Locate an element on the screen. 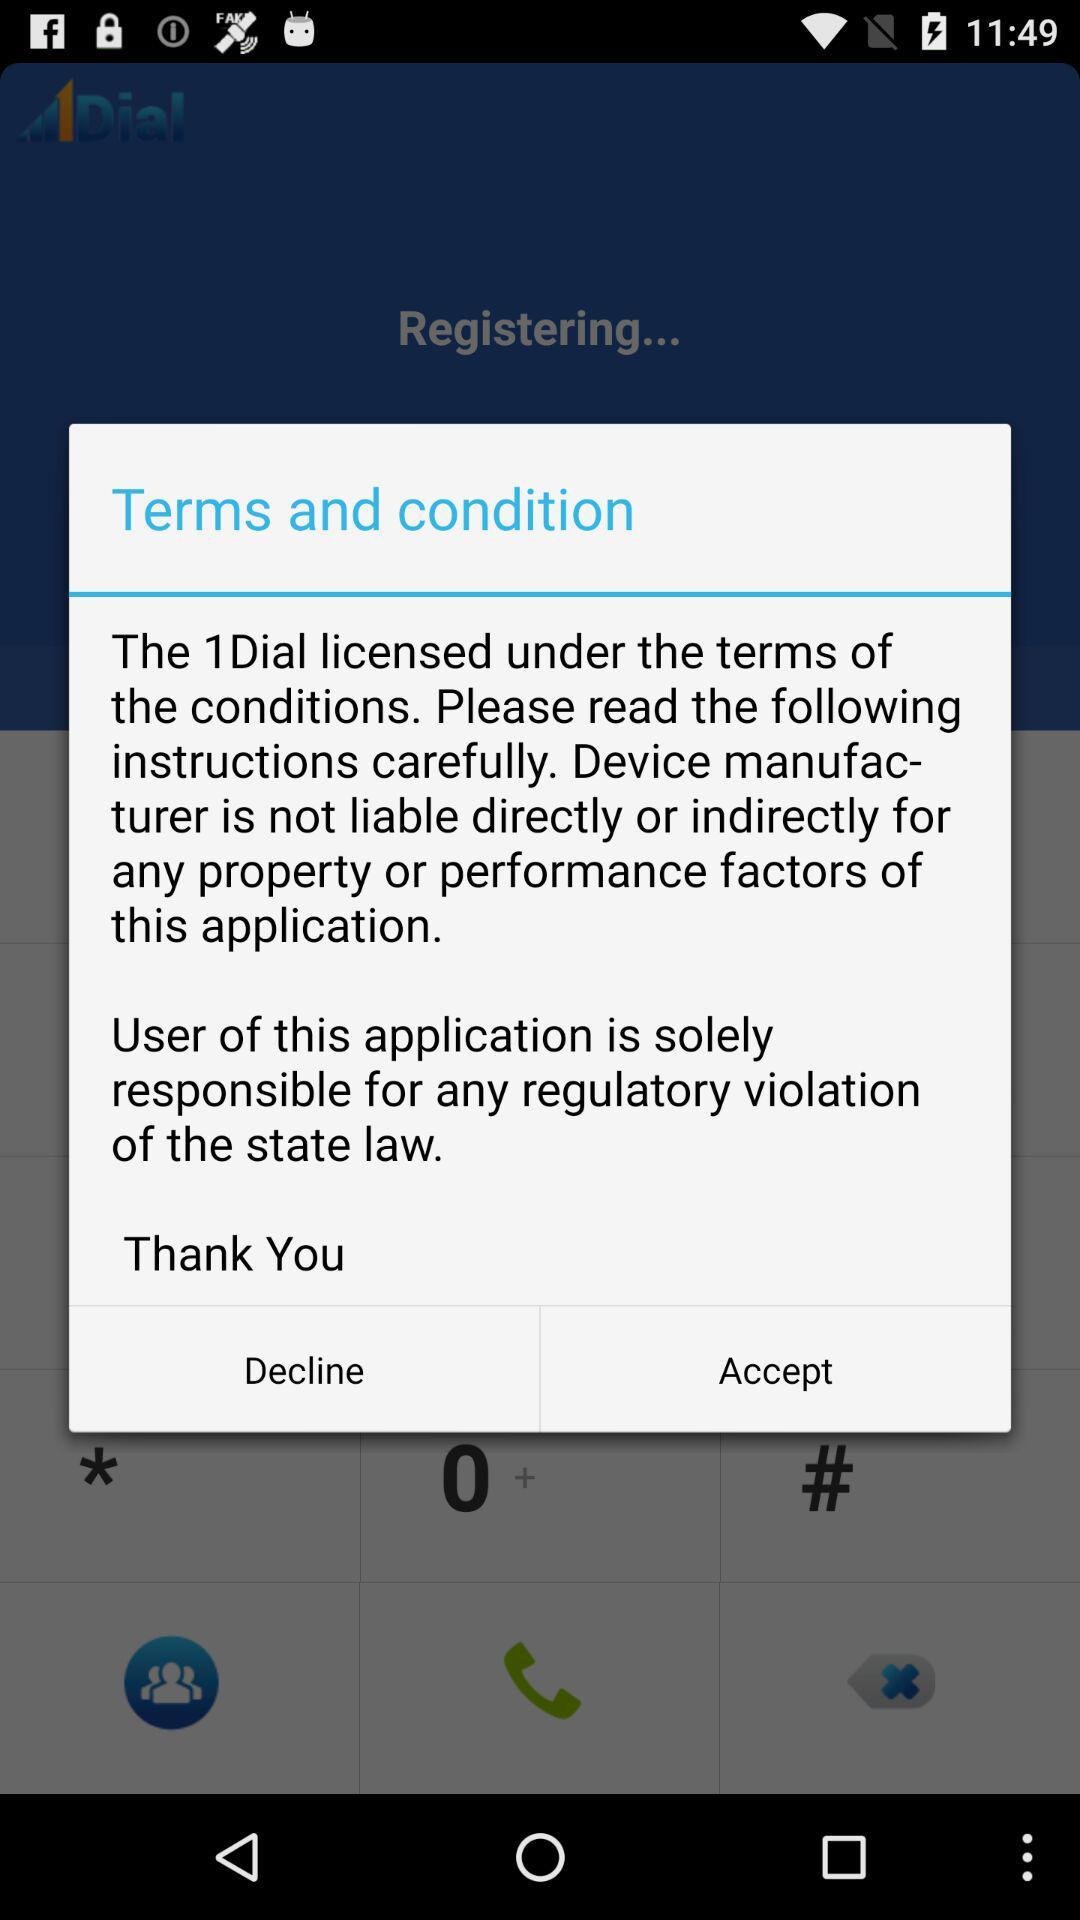 This screenshot has width=1080, height=1920. the icon next to the decline button is located at coordinates (774, 1368).